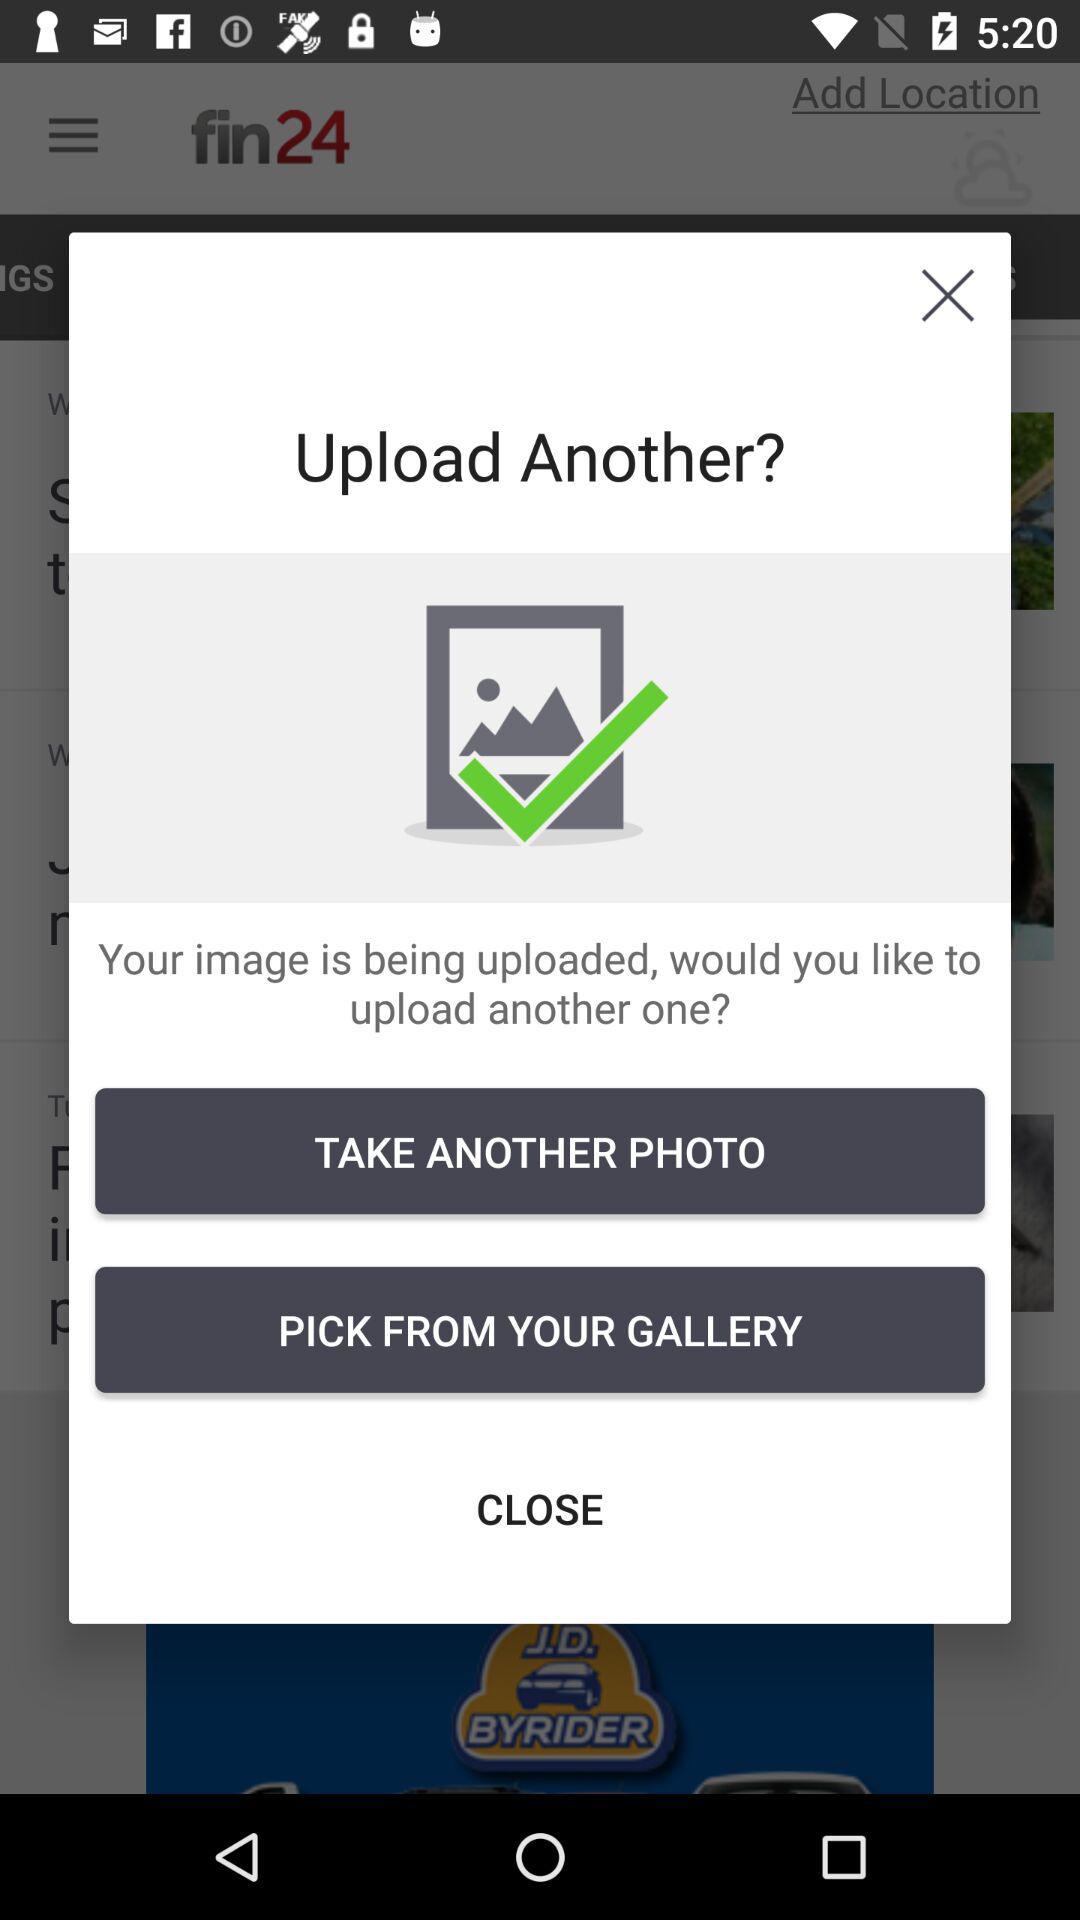 The width and height of the screenshot is (1080, 1920). What do you see at coordinates (540, 1151) in the screenshot?
I see `the take another photo item` at bounding box center [540, 1151].